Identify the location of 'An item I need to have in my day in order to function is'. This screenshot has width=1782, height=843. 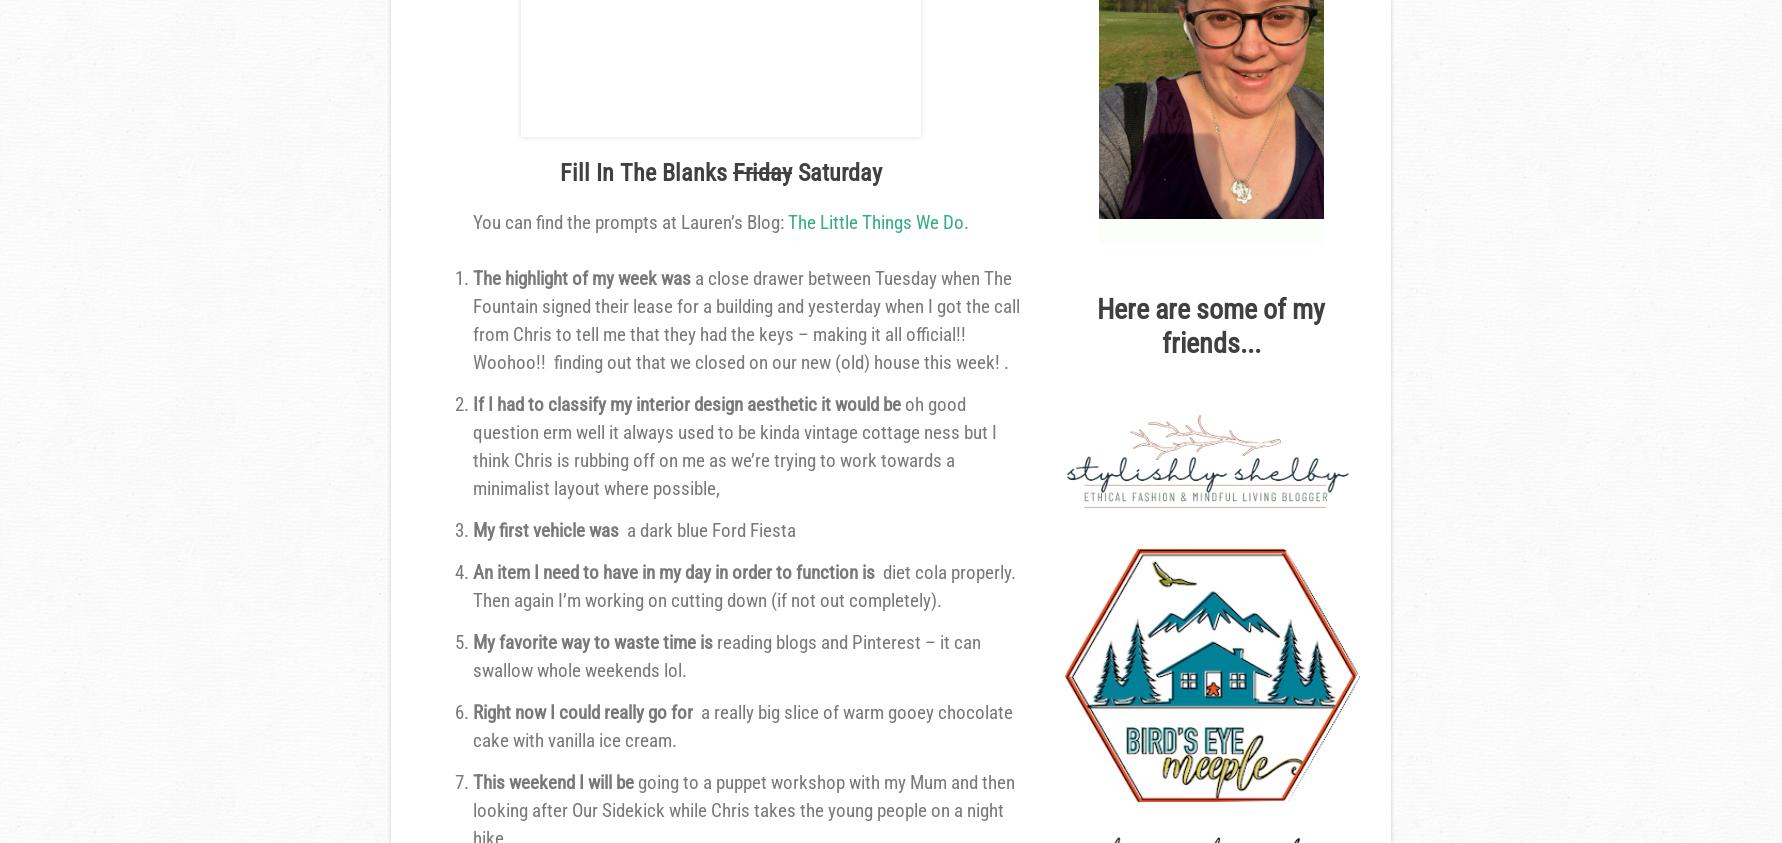
(677, 571).